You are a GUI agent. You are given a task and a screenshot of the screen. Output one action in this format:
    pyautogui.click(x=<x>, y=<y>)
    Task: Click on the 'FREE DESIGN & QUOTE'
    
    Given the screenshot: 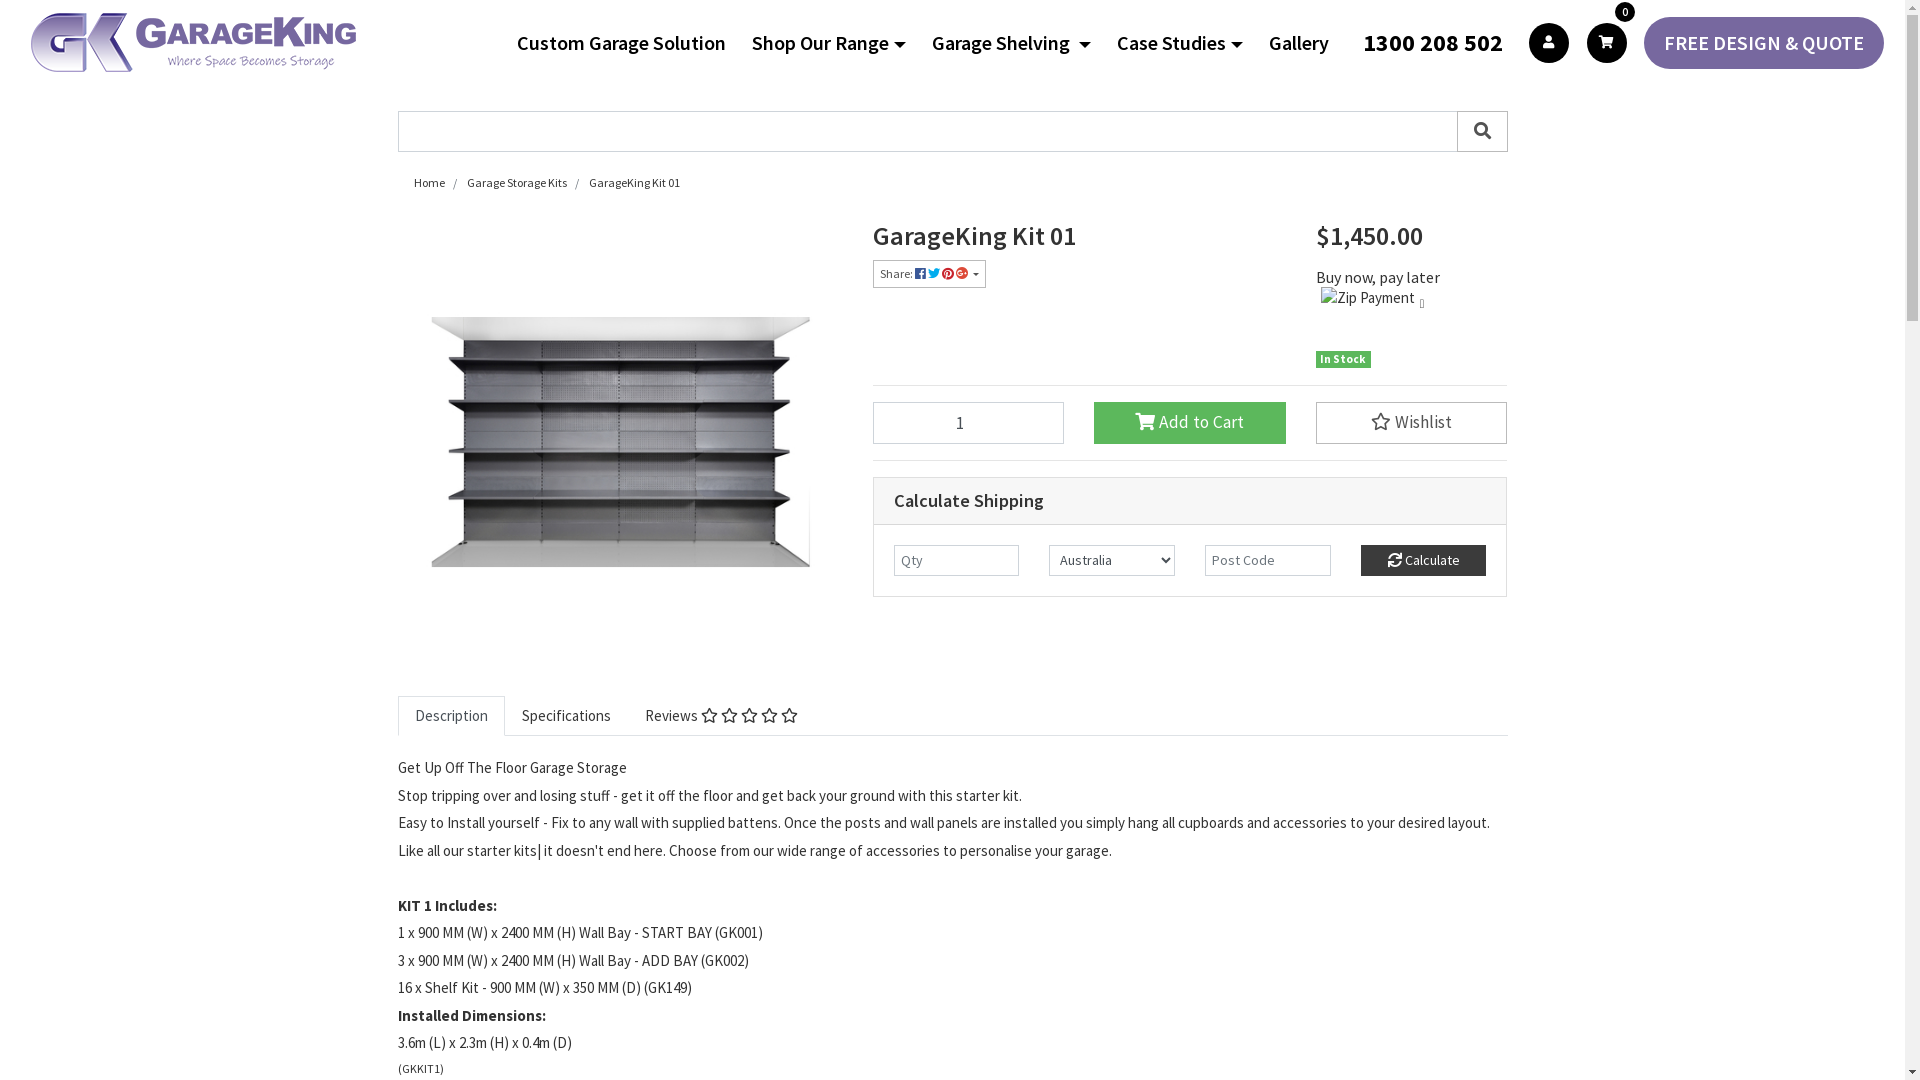 What is the action you would take?
    pyautogui.click(x=1643, y=42)
    